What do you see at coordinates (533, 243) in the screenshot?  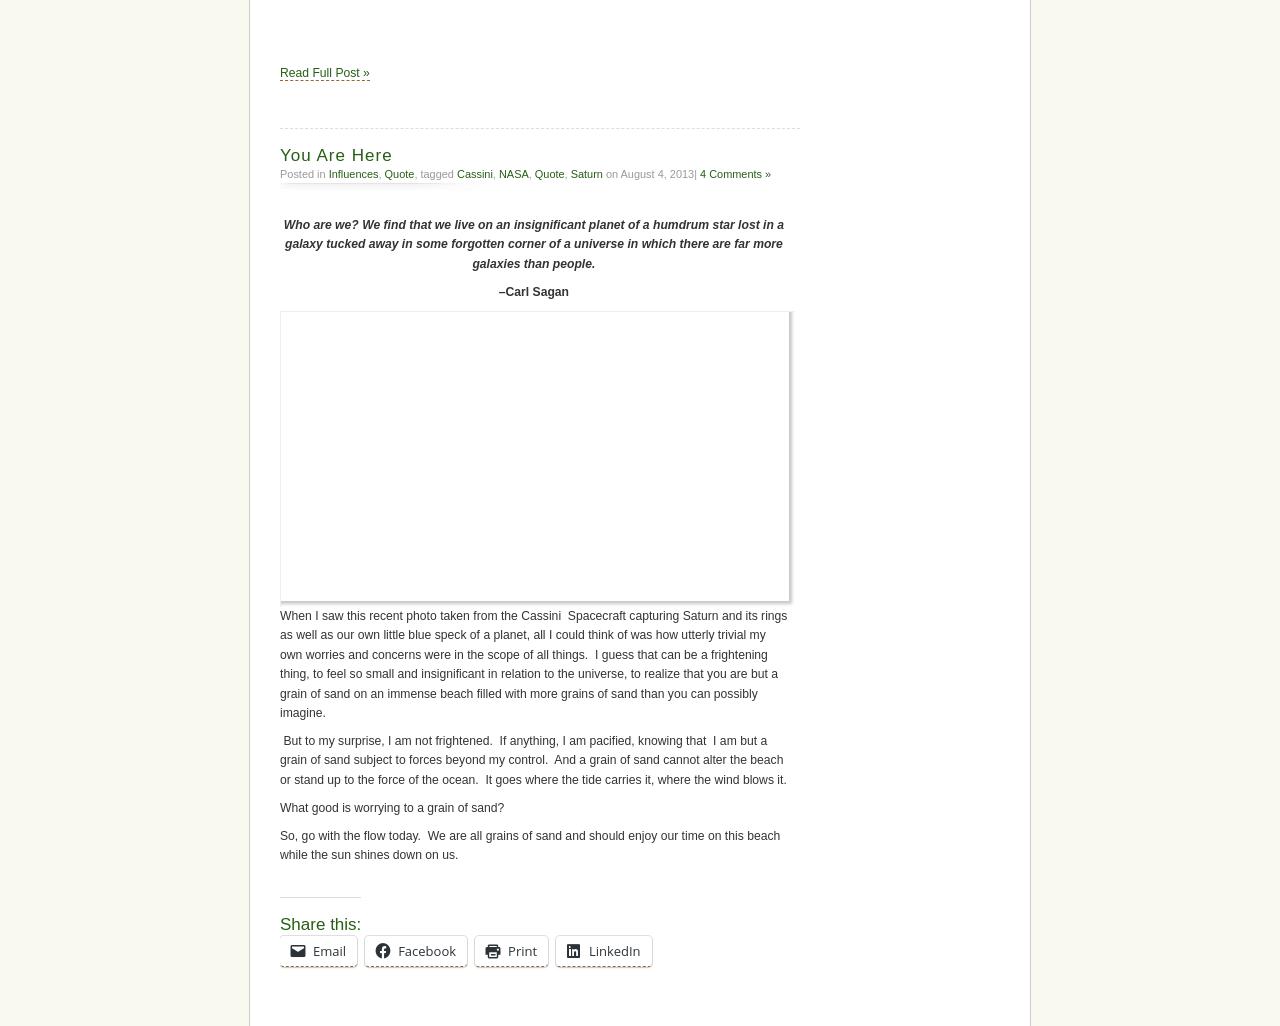 I see `'Who are we? We find that we live on an insignificant planet of a humdrum star lost in a galaxy tucked away in some forgotten corner of a universe in which there are far more galaxies than people.'` at bounding box center [533, 243].